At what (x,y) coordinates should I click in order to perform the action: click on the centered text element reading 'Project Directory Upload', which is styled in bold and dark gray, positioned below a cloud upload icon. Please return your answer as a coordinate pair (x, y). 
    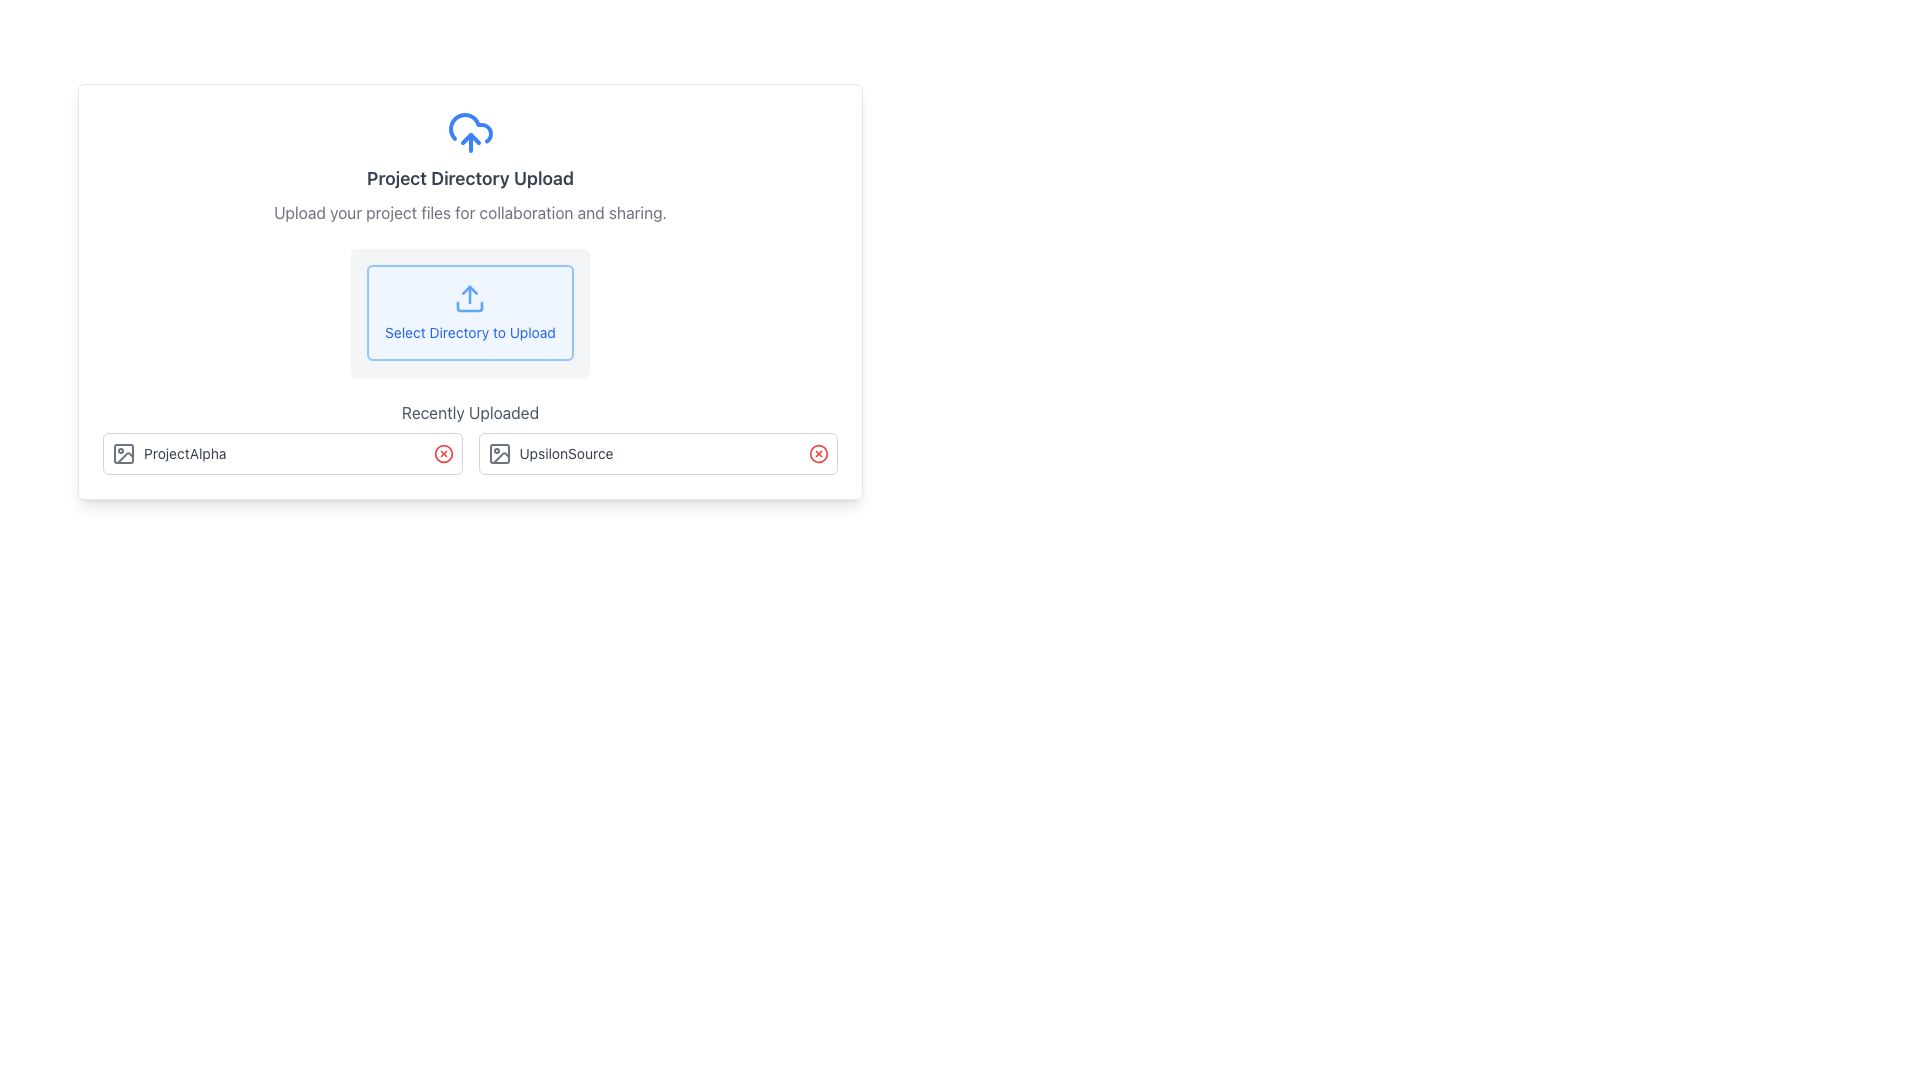
    Looking at the image, I should click on (469, 177).